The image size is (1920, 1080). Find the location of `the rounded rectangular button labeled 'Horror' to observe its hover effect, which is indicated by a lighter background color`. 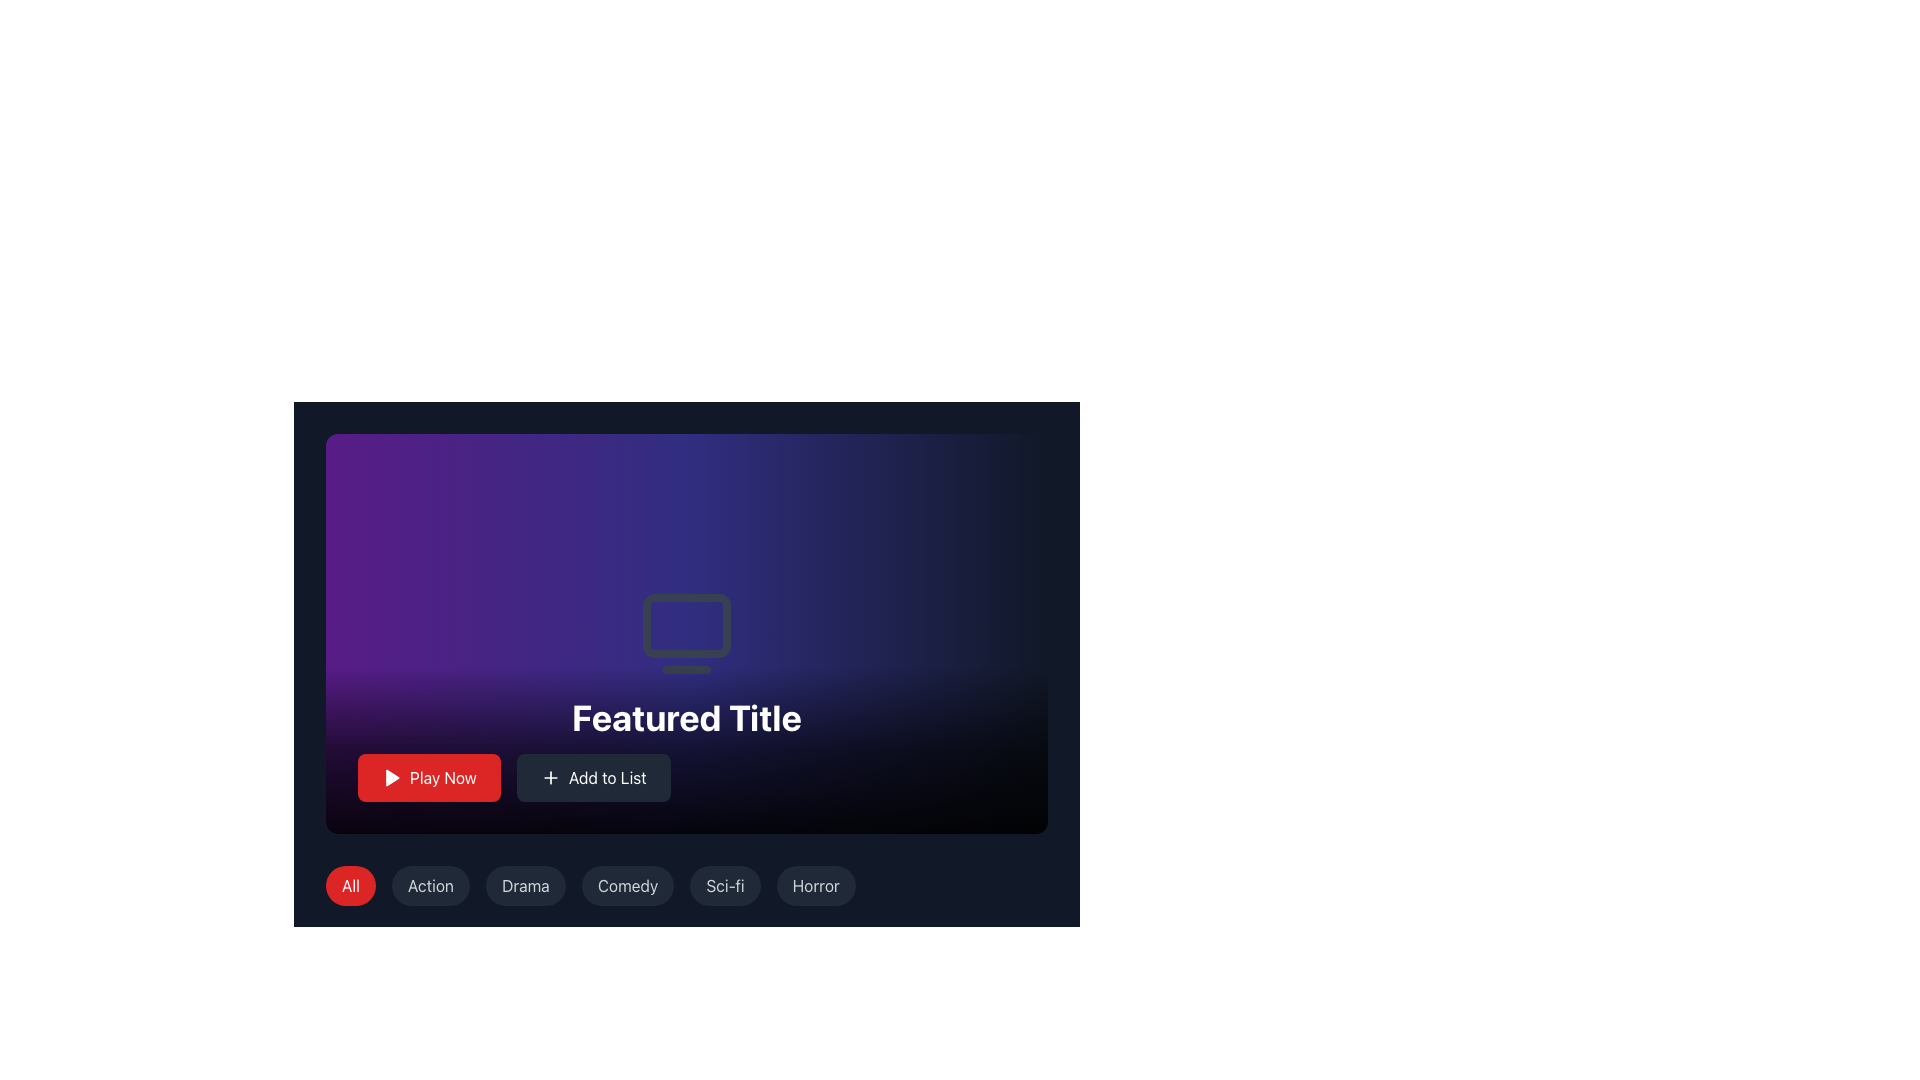

the rounded rectangular button labeled 'Horror' to observe its hover effect, which is indicated by a lighter background color is located at coordinates (816, 885).